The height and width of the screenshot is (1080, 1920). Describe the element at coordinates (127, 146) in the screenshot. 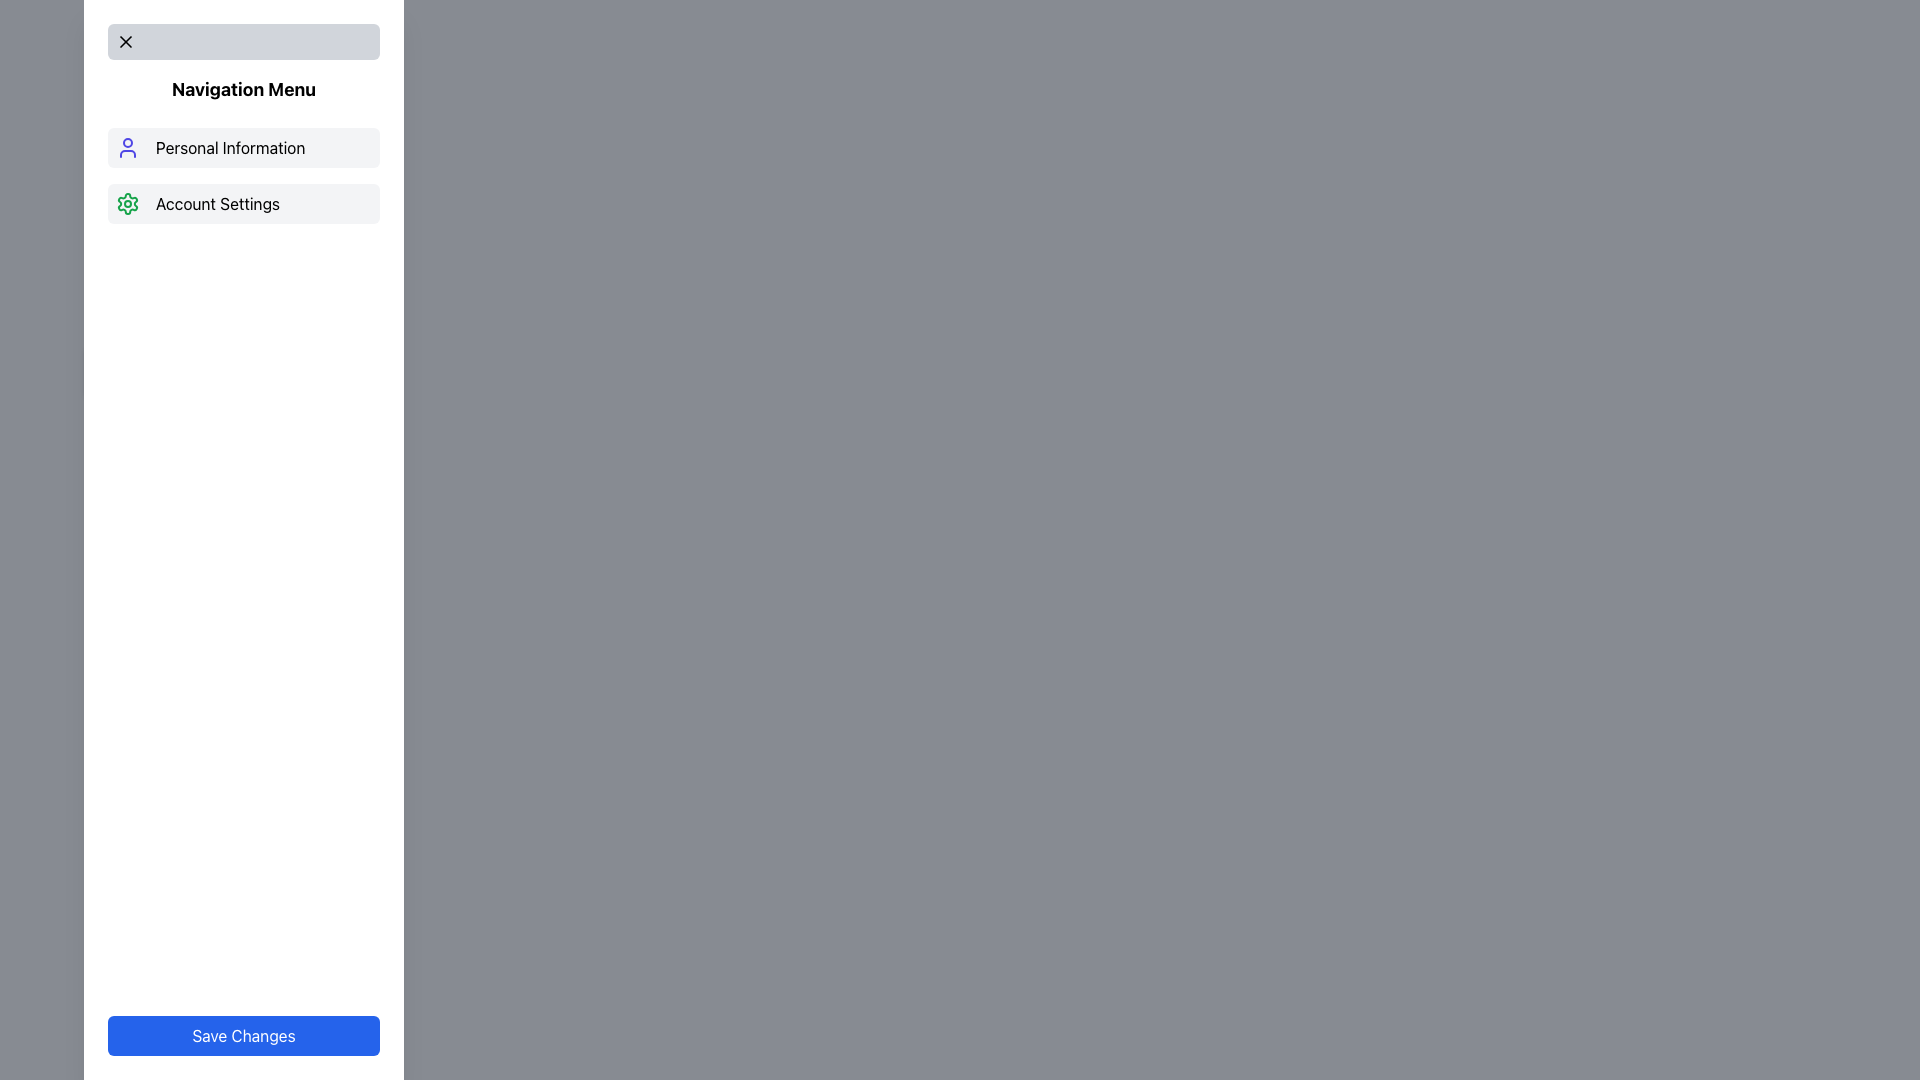

I see `the 'Personal Information' icon, which is located on the left side of the card labeled 'Personal Information' in the Navigation Menu` at that location.